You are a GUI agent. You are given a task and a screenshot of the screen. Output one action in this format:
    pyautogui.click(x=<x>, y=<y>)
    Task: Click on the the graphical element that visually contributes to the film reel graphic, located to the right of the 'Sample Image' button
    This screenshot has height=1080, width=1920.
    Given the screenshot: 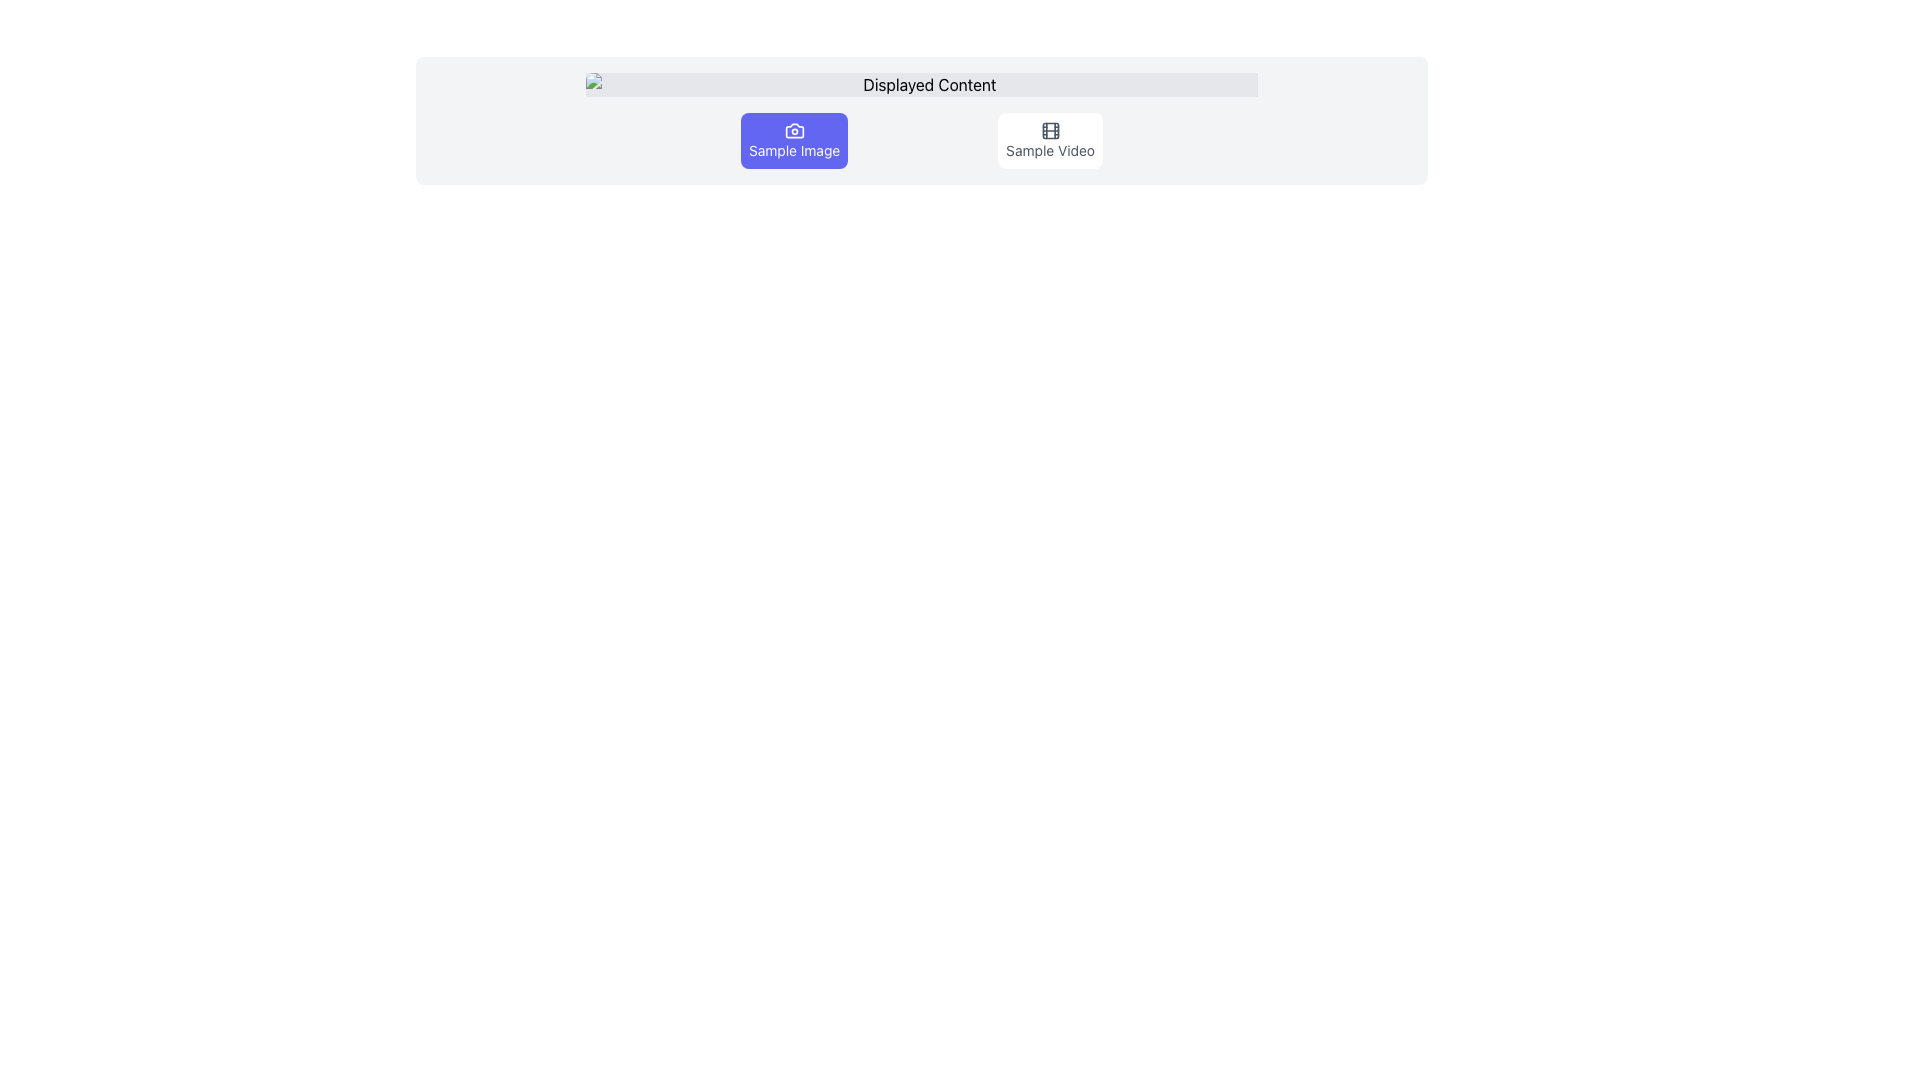 What is the action you would take?
    pyautogui.click(x=1049, y=131)
    